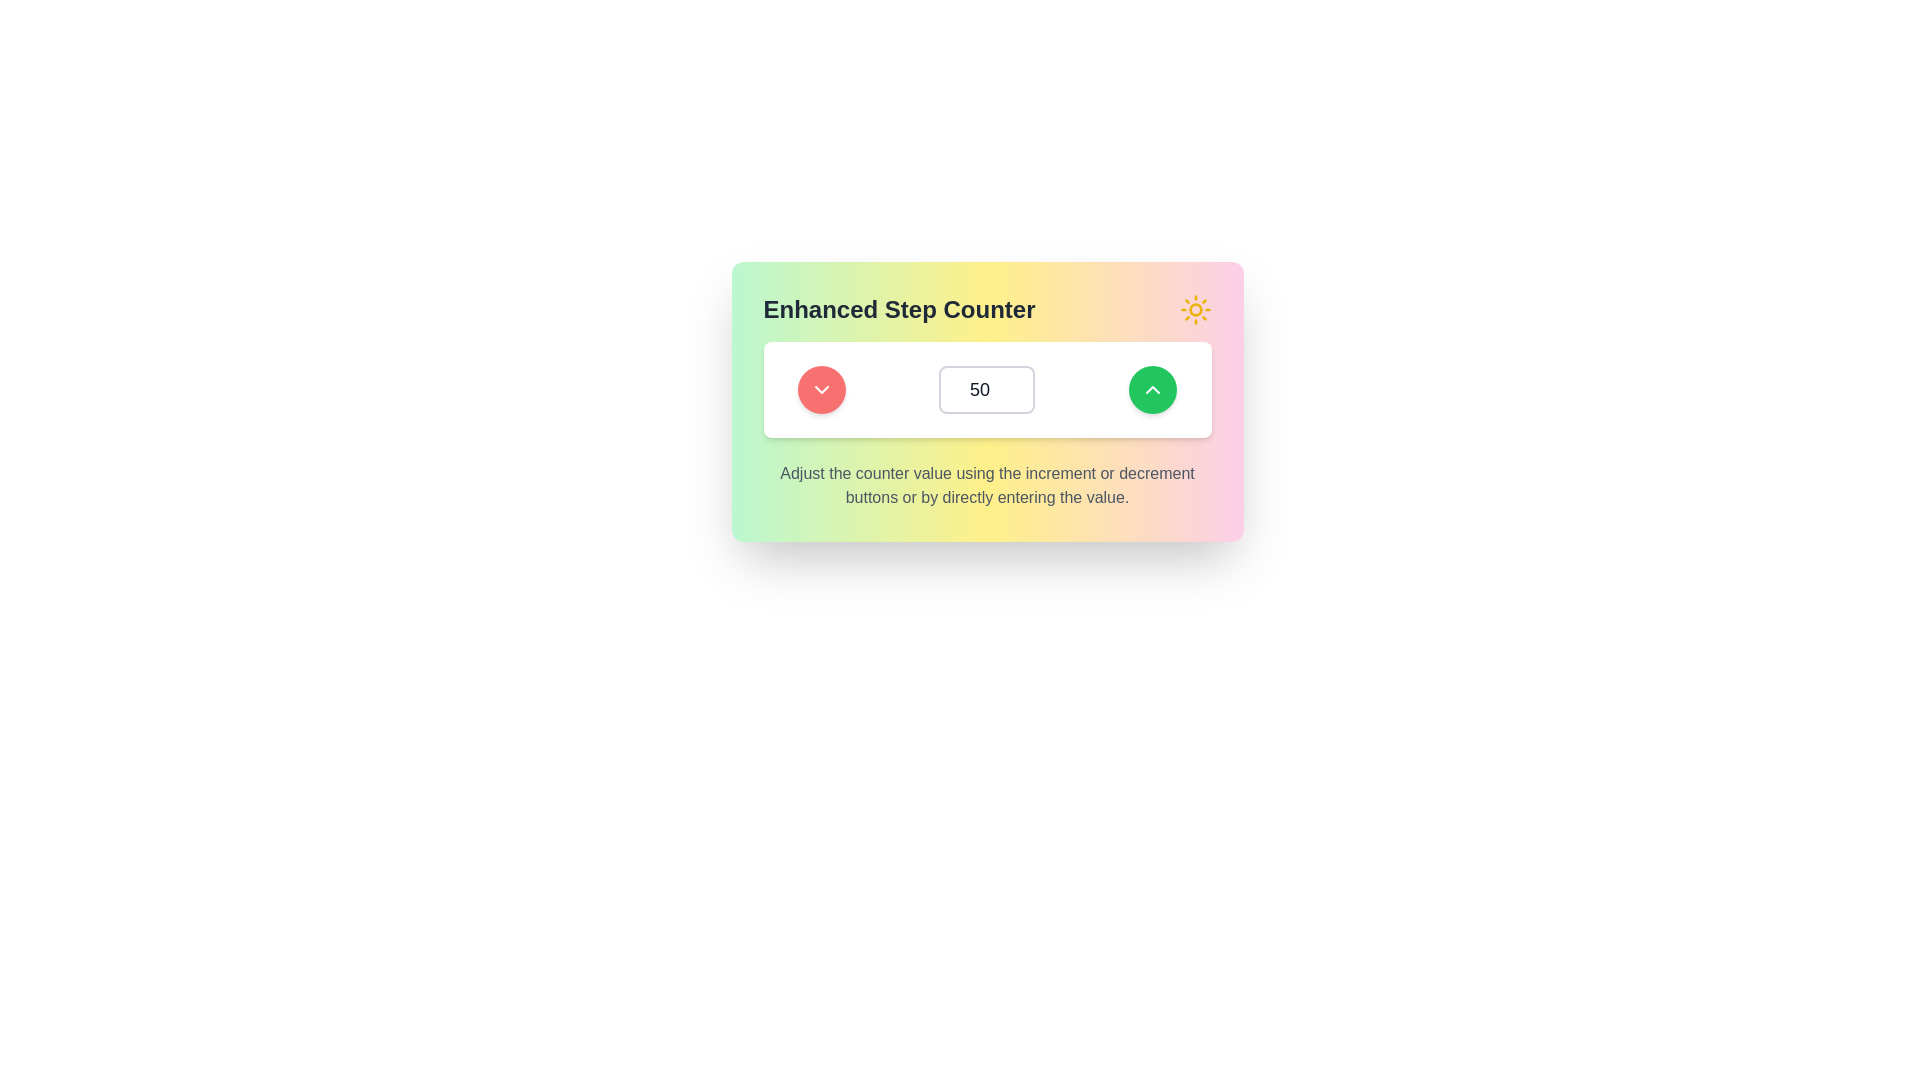 The width and height of the screenshot is (1920, 1080). What do you see at coordinates (987, 401) in the screenshot?
I see `the visual changes of the 'Enhanced Step Counter' widget by clicking on it to interact, which features increment and decrement buttons along with a numerical input box` at bounding box center [987, 401].